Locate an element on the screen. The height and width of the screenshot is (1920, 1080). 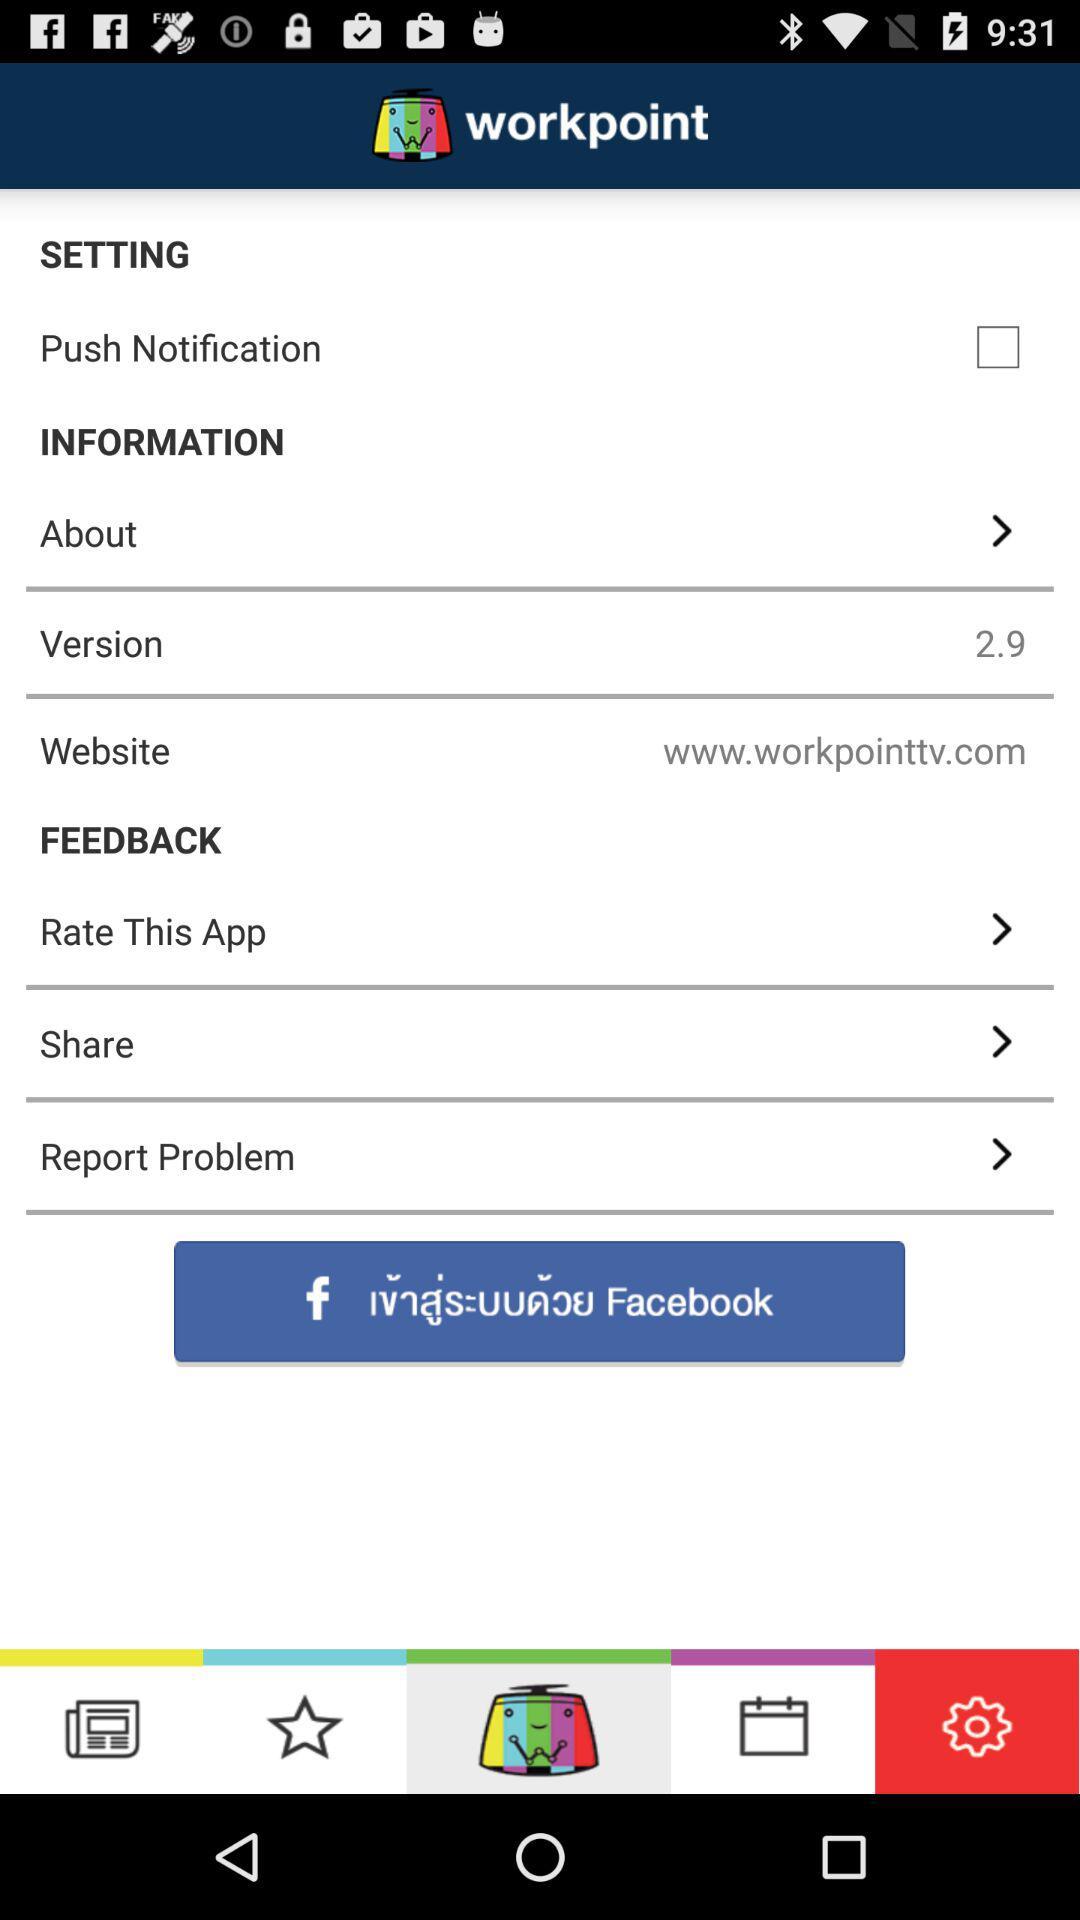
show favorites is located at coordinates (304, 1720).